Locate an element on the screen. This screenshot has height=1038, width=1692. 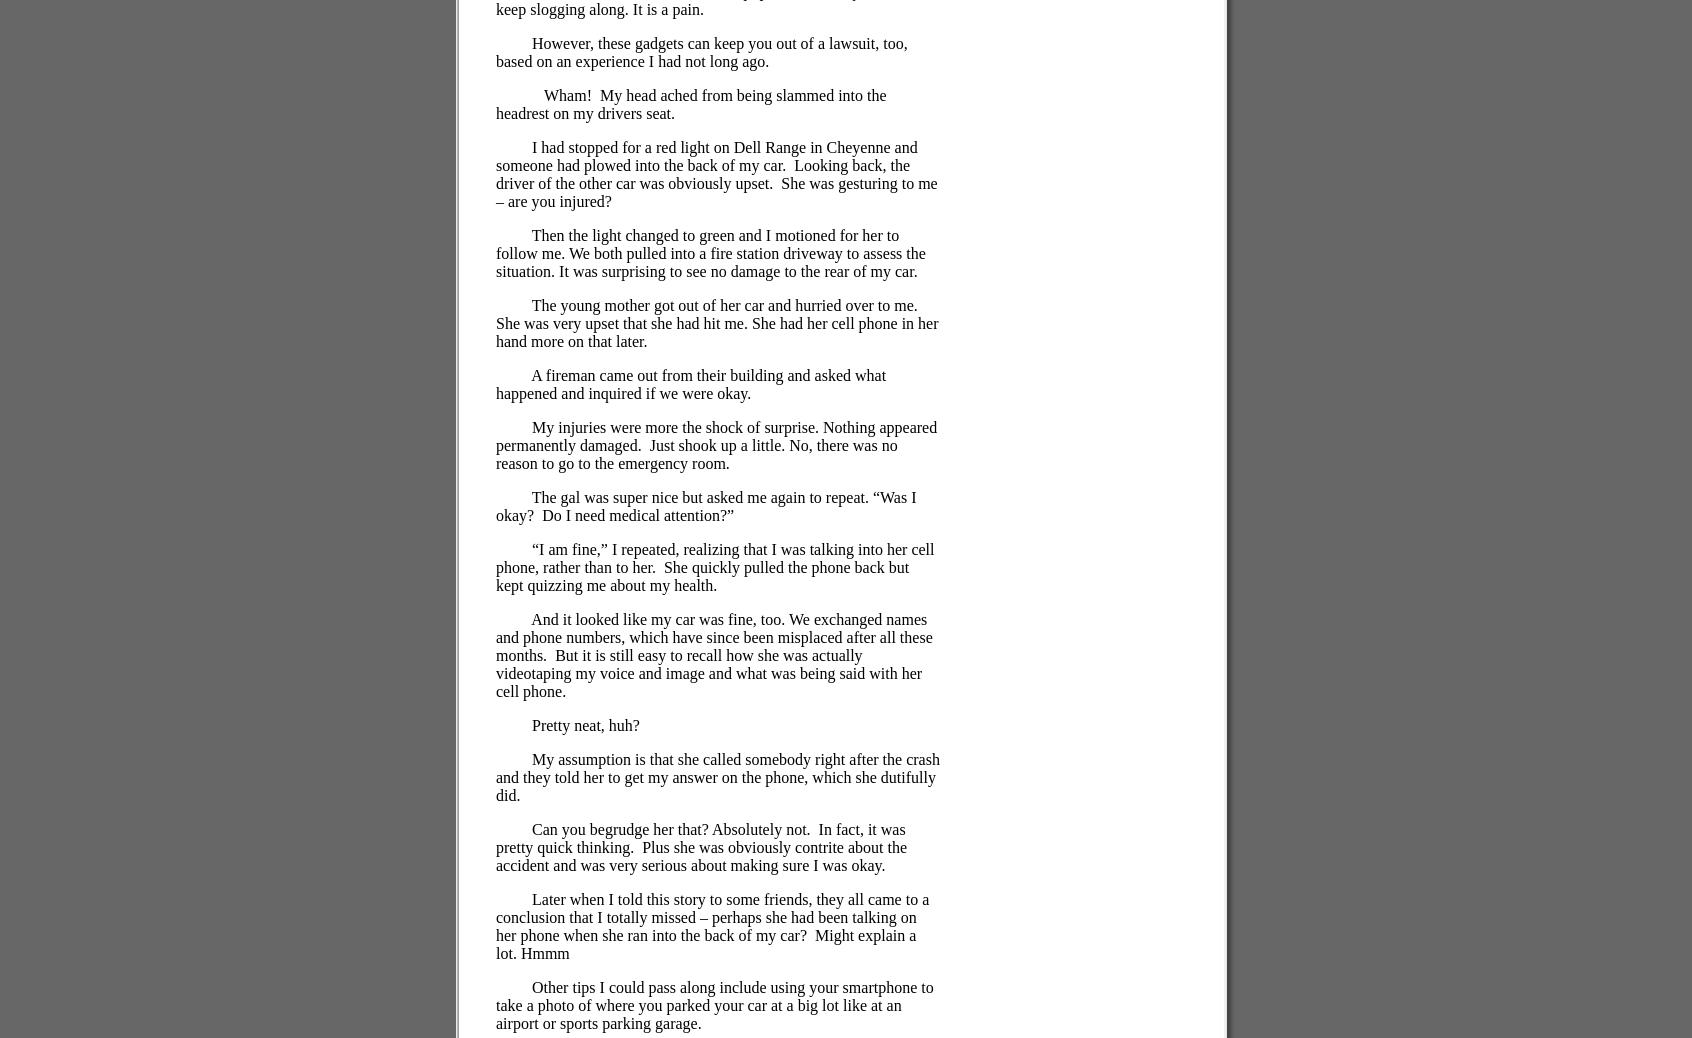
'My head ached from being slammed into the
headrest on my drivers seat.' is located at coordinates (691, 103).